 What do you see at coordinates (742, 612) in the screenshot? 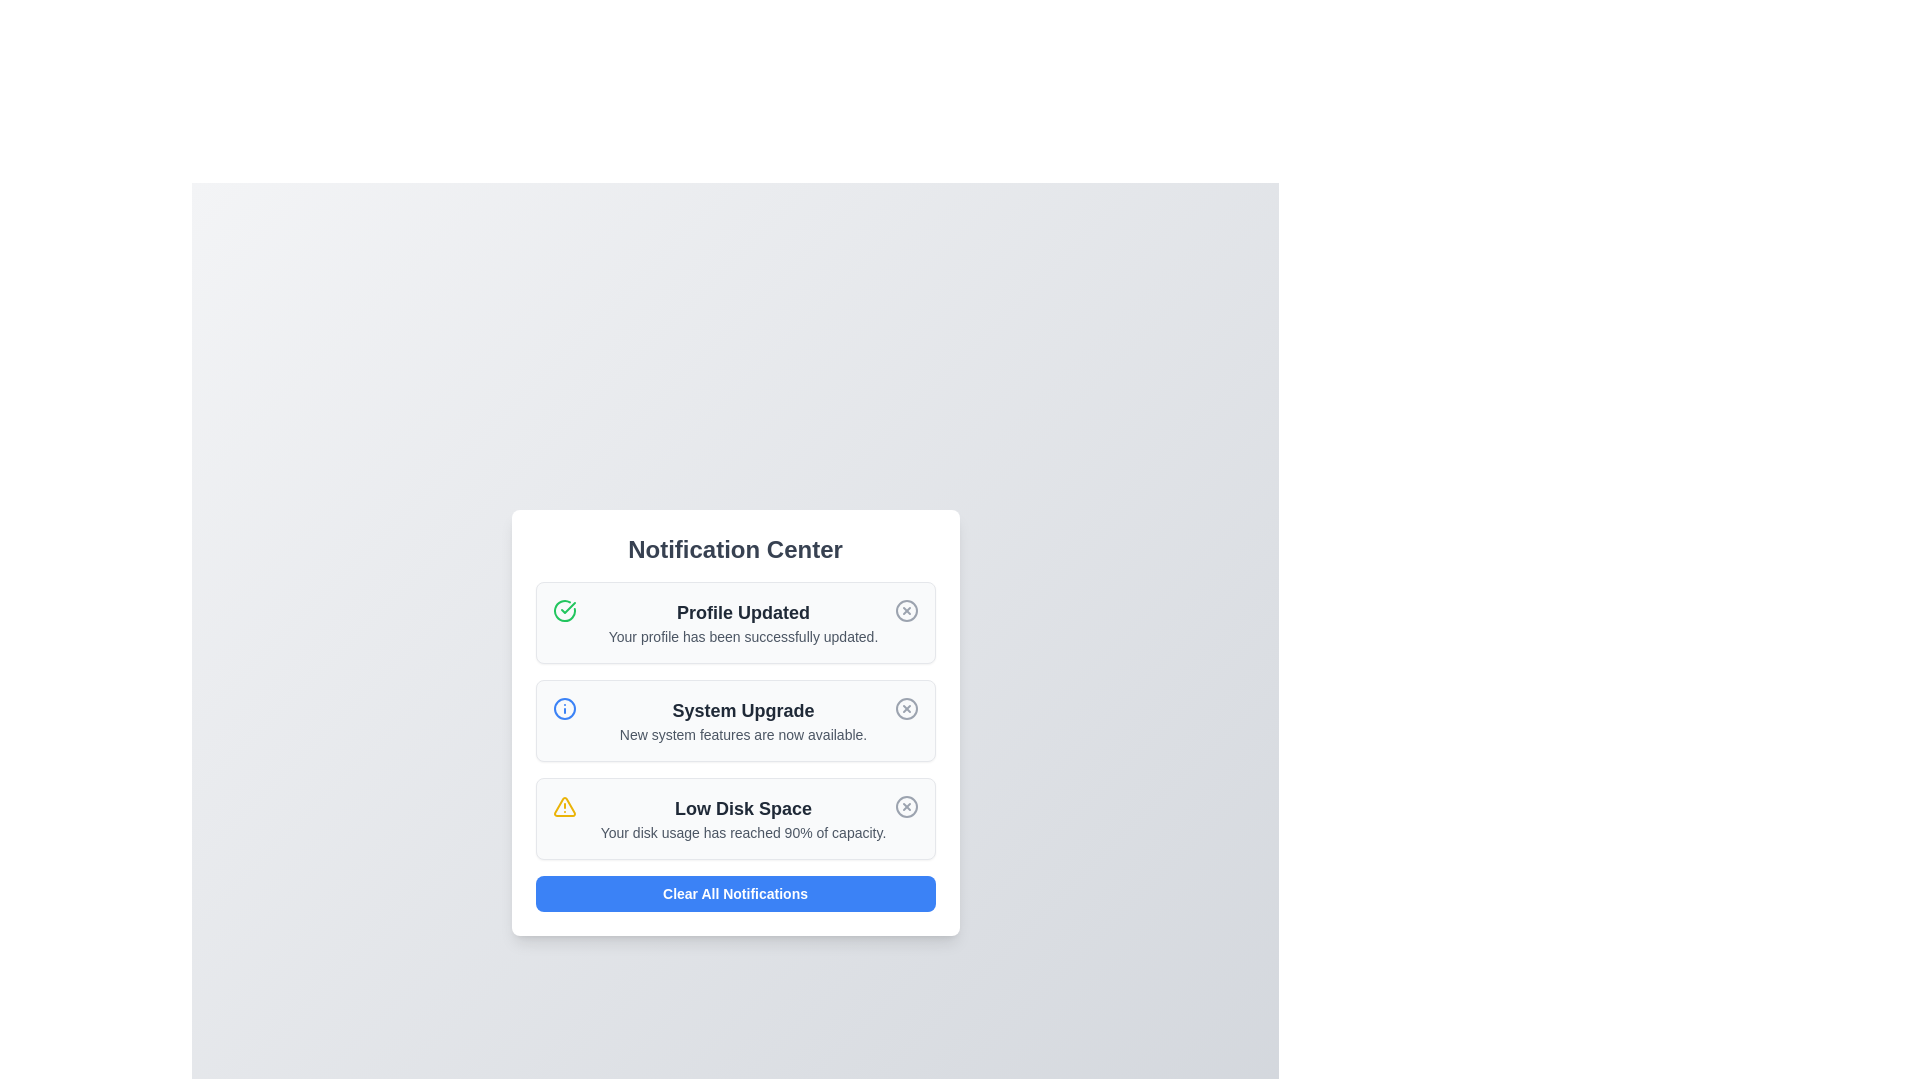
I see `the title or header text label of the notification, which summarizes the notification's subject and is positioned at the top of the notification card` at bounding box center [742, 612].